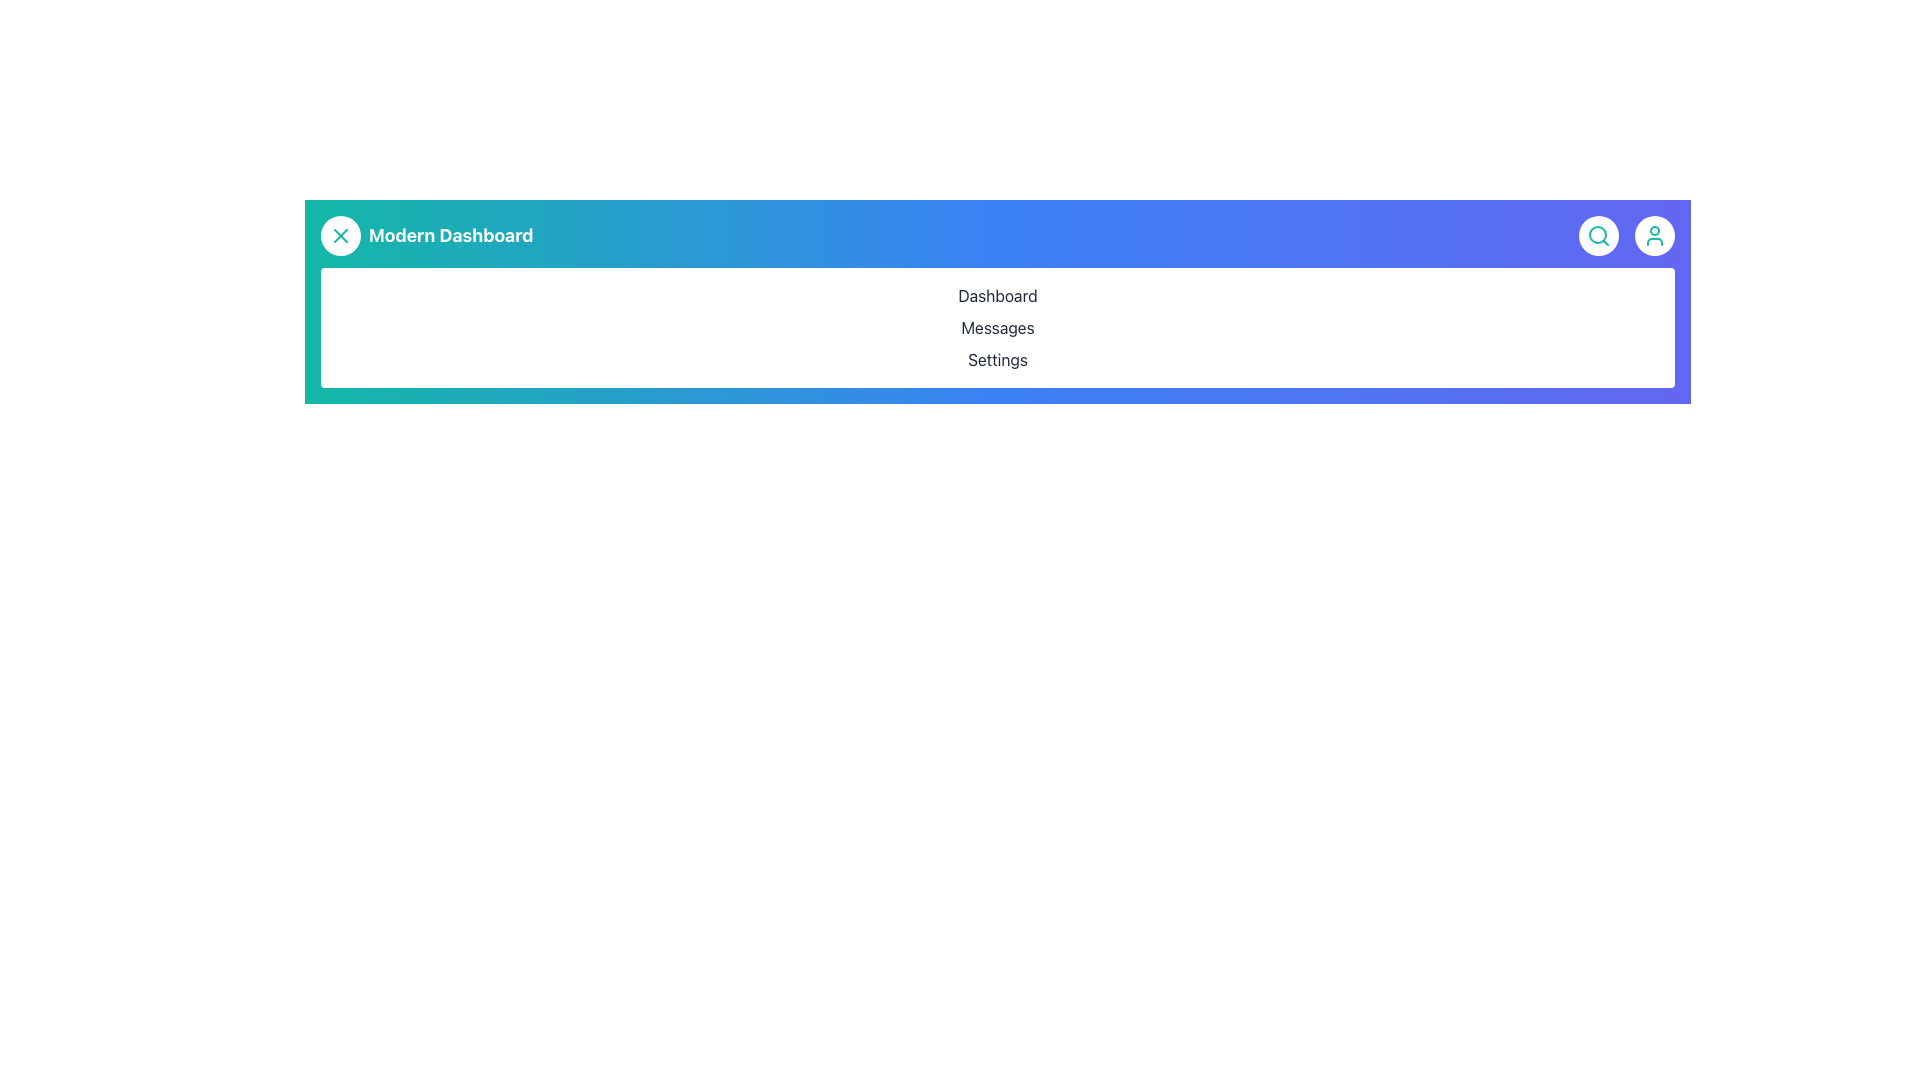 Image resolution: width=1920 pixels, height=1080 pixels. What do you see at coordinates (1655, 234) in the screenshot?
I see `the circular icon button with a teal user icon on a white background located on the far right of the header section` at bounding box center [1655, 234].